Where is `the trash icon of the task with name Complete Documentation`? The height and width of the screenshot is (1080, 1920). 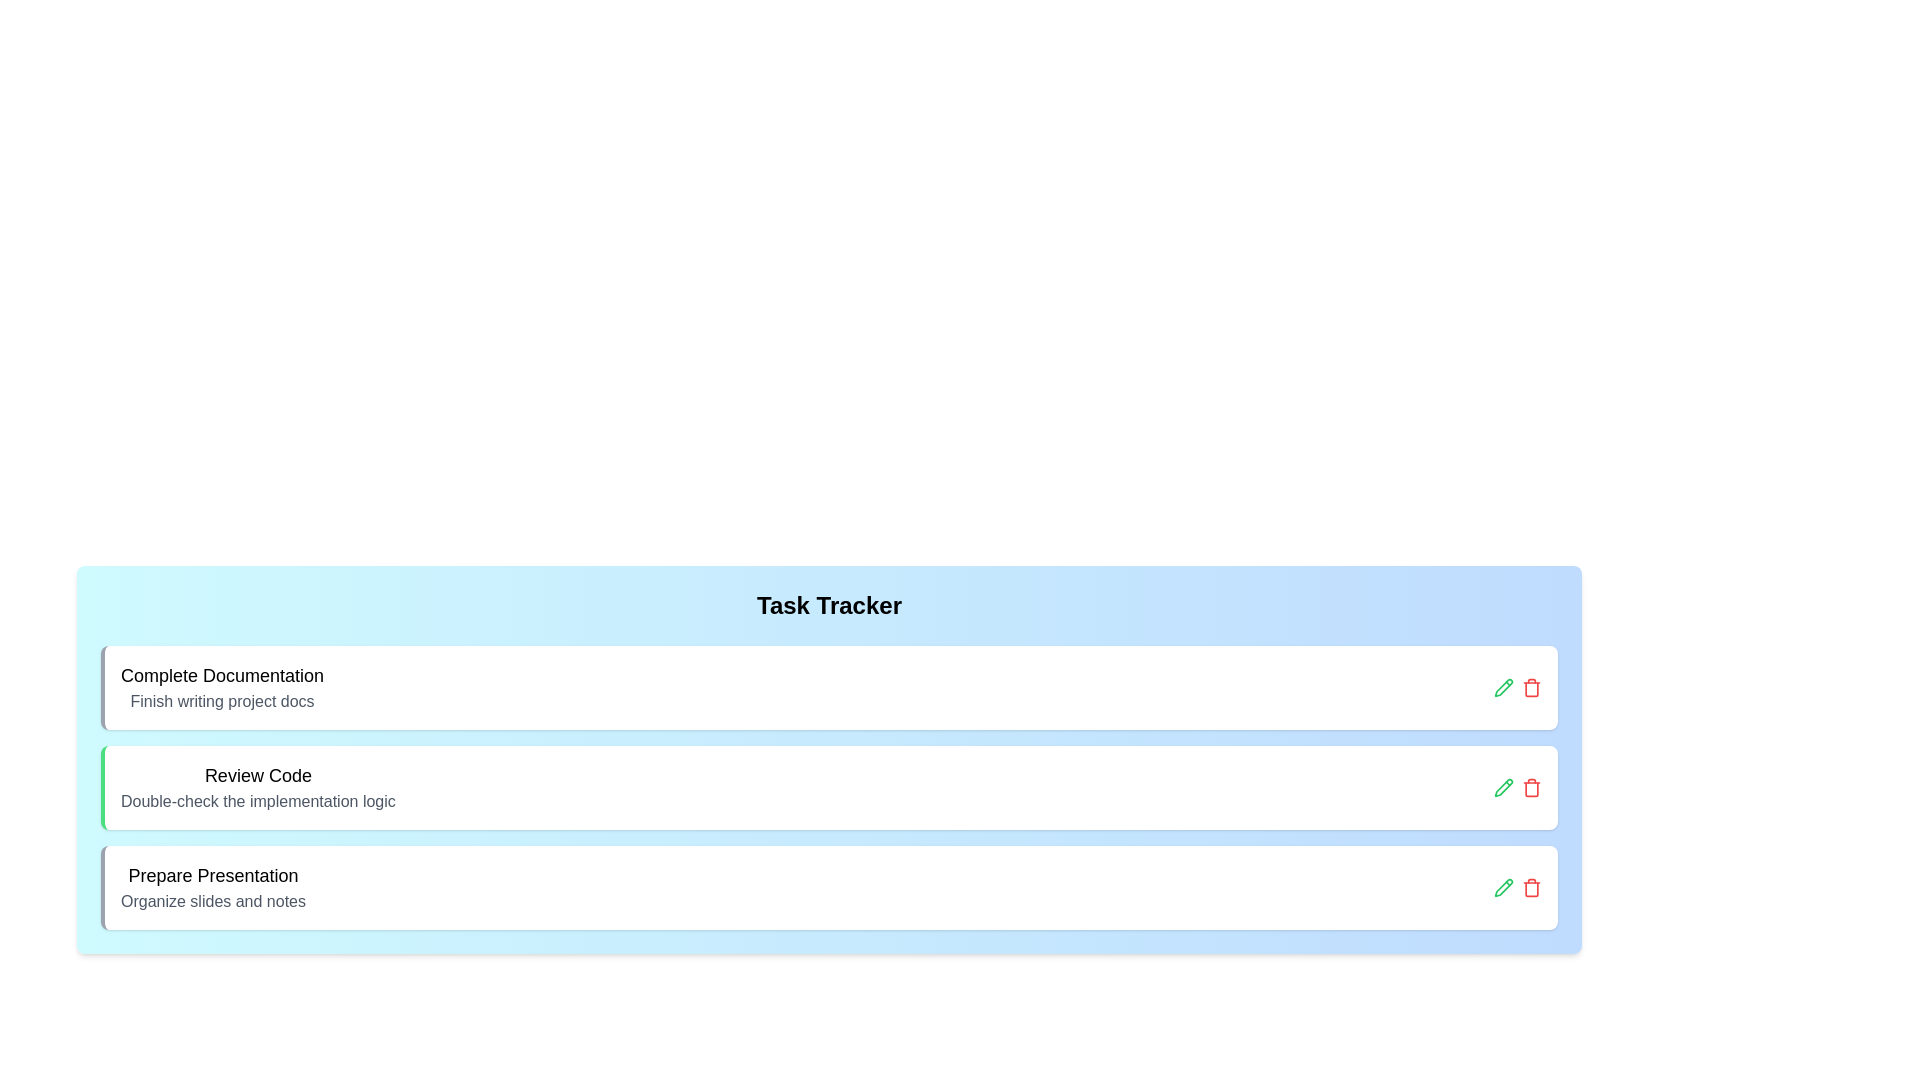 the trash icon of the task with name Complete Documentation is located at coordinates (1530, 686).